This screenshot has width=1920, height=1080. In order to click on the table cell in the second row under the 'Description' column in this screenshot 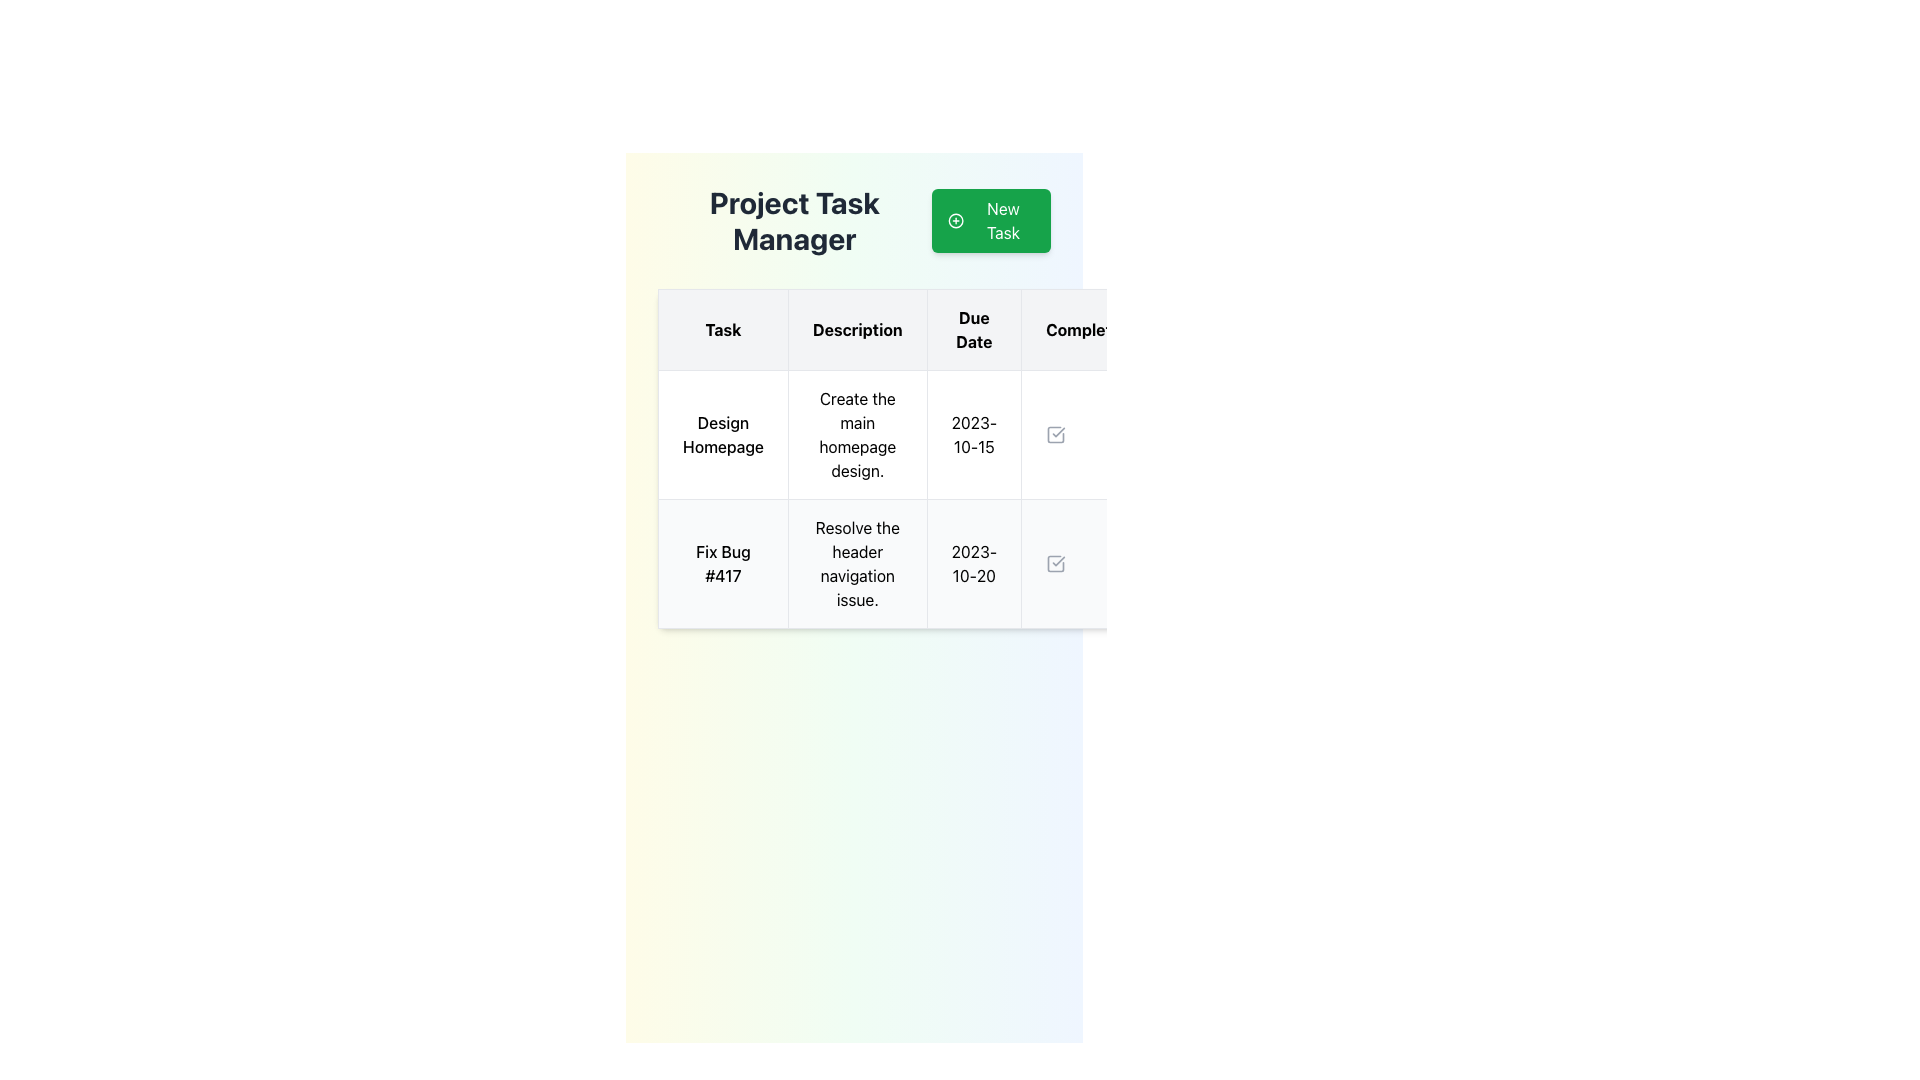, I will do `click(857, 563)`.